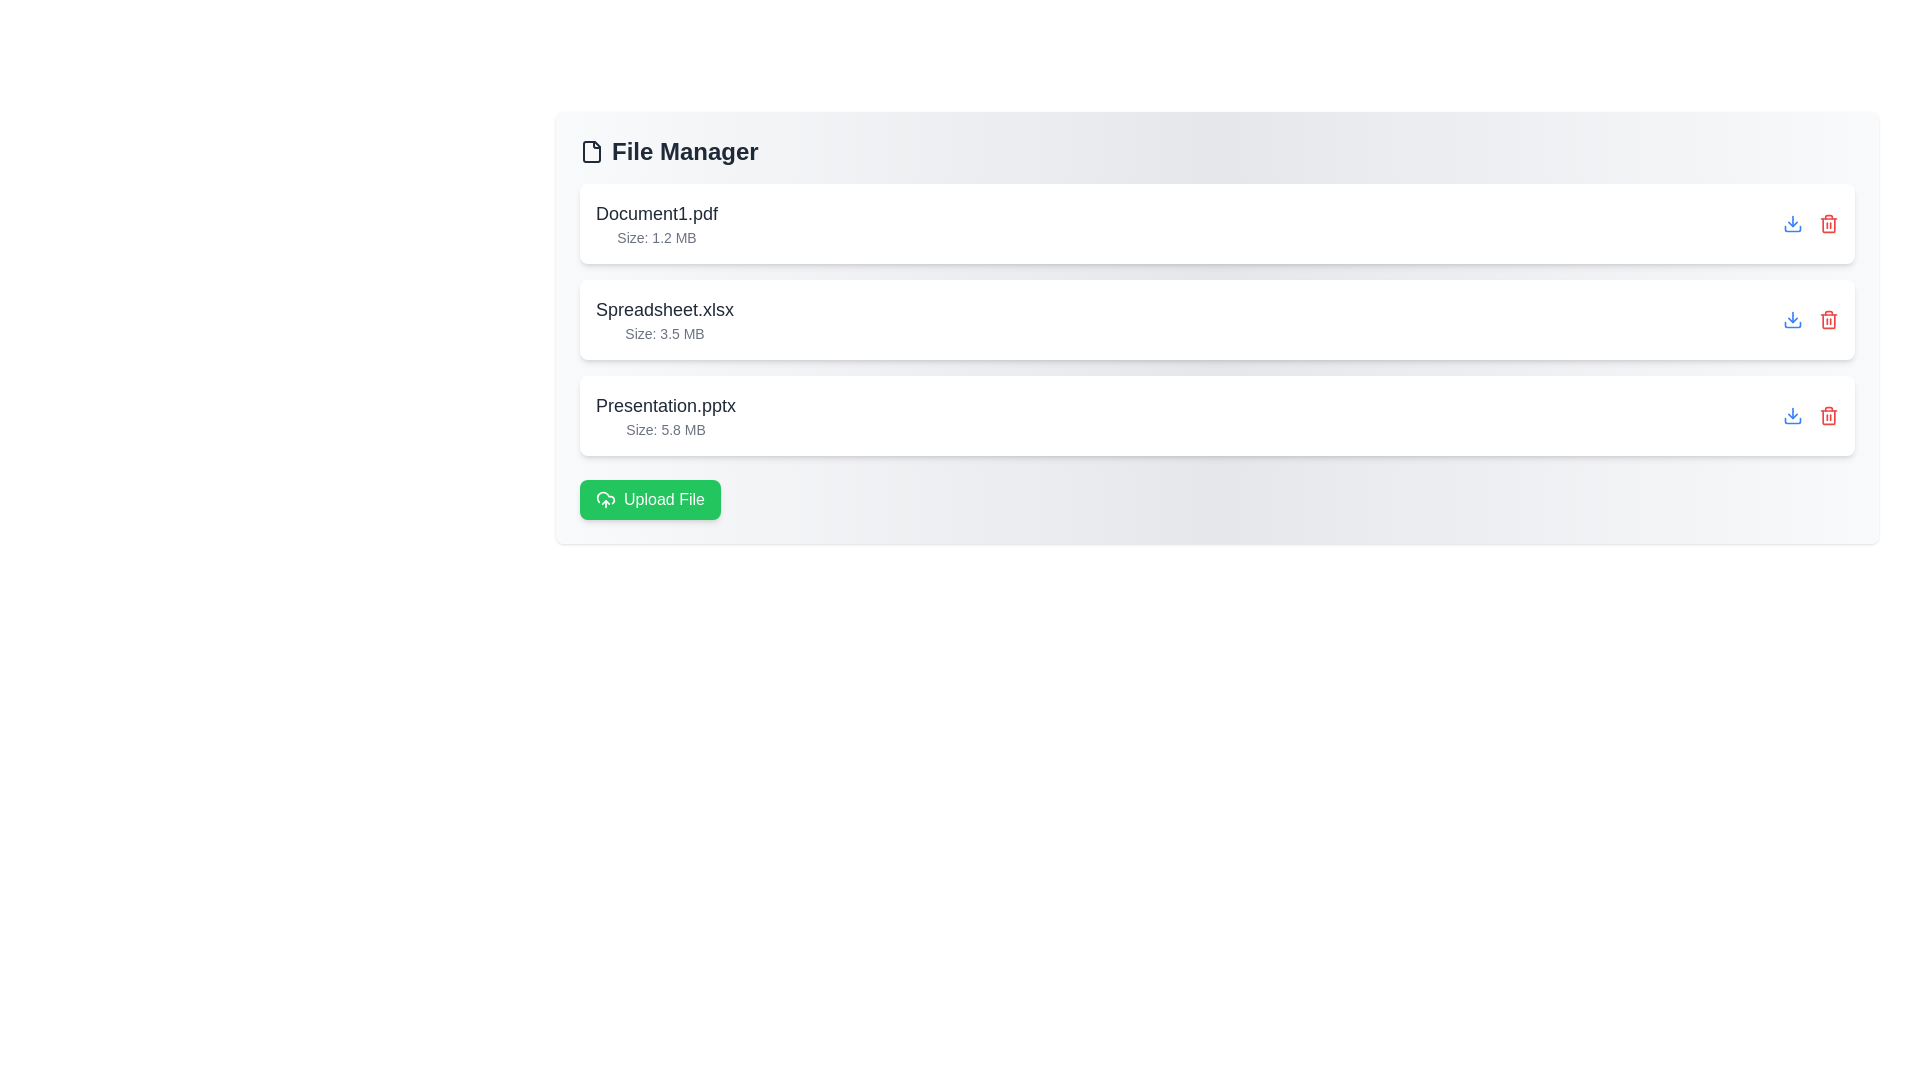 This screenshot has height=1080, width=1920. What do you see at coordinates (665, 309) in the screenshot?
I see `the file name Spreadsheet.xlsx to select it` at bounding box center [665, 309].